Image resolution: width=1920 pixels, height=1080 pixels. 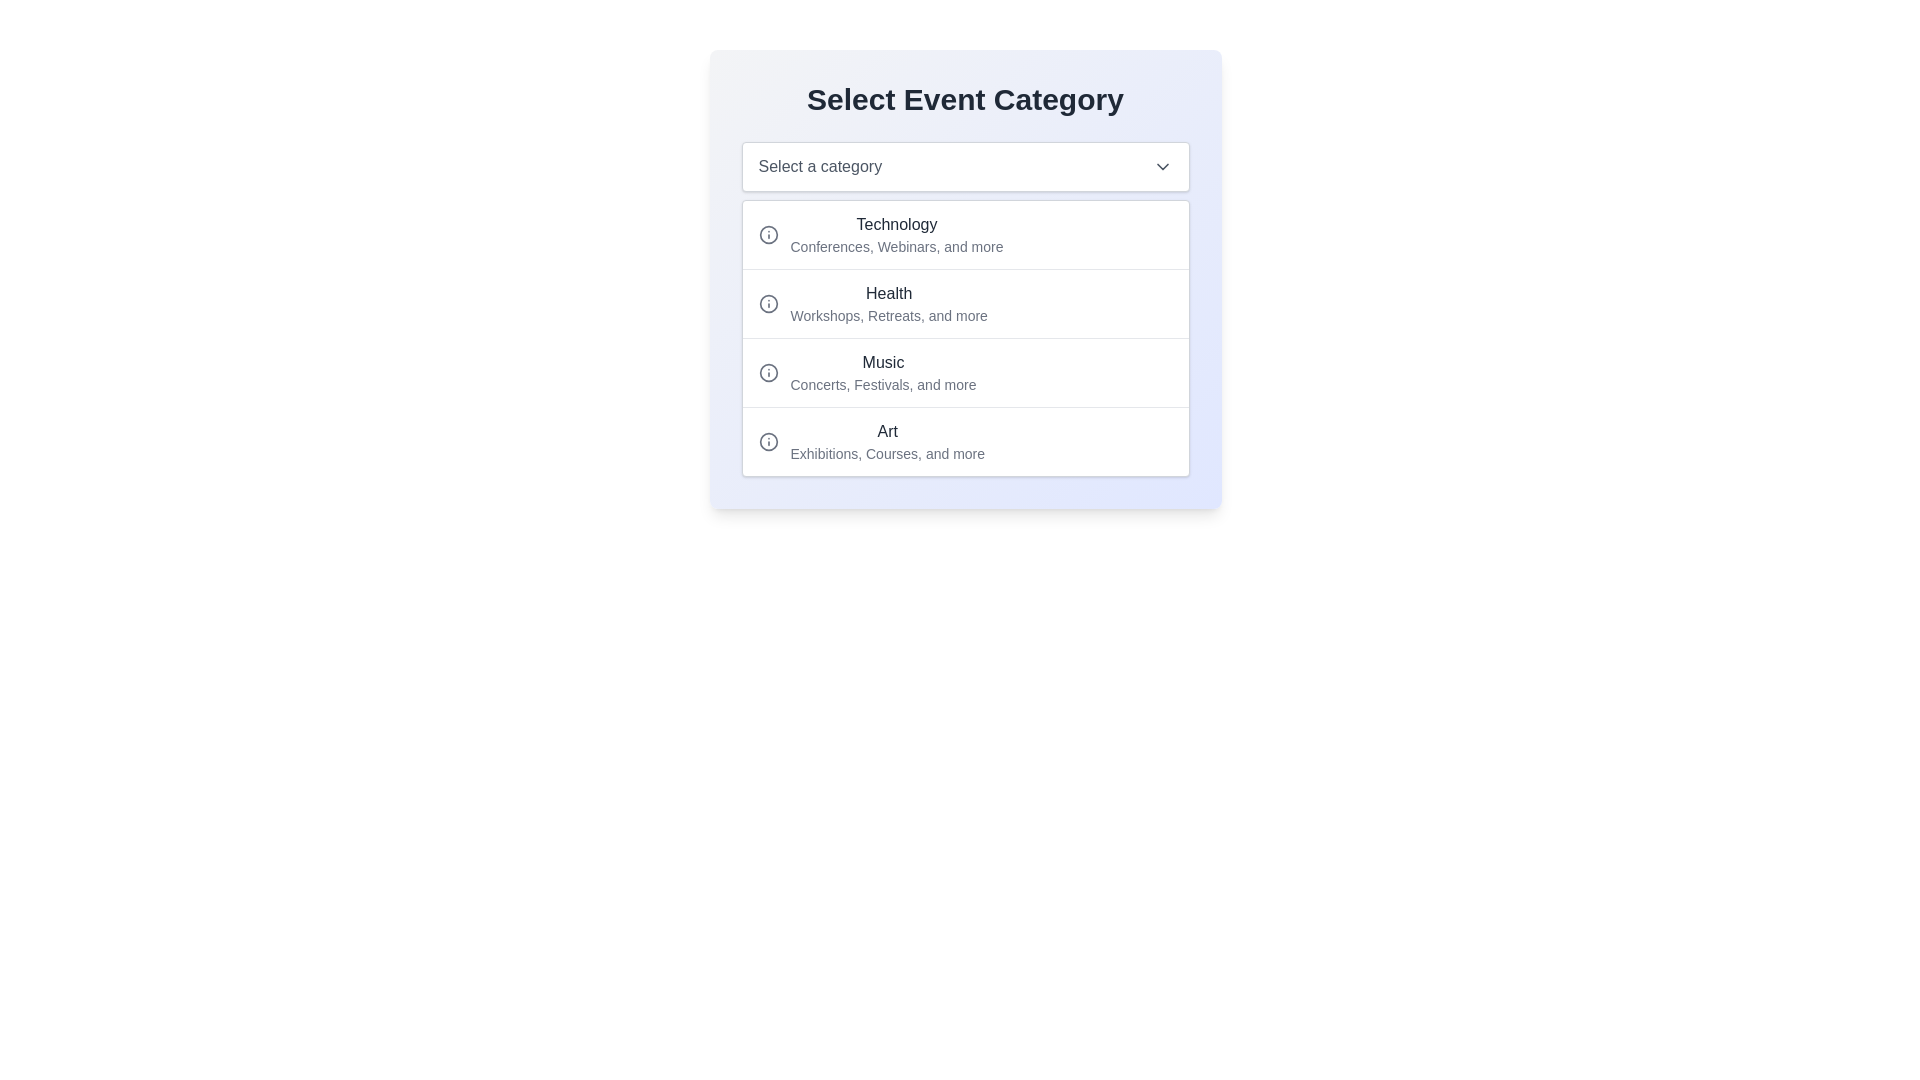 I want to click on the circular graphical icon element with a diameter of 20 units, located in the fourth row associated with 'Art', styled with no fill and a matching gray border, so click(x=767, y=441).